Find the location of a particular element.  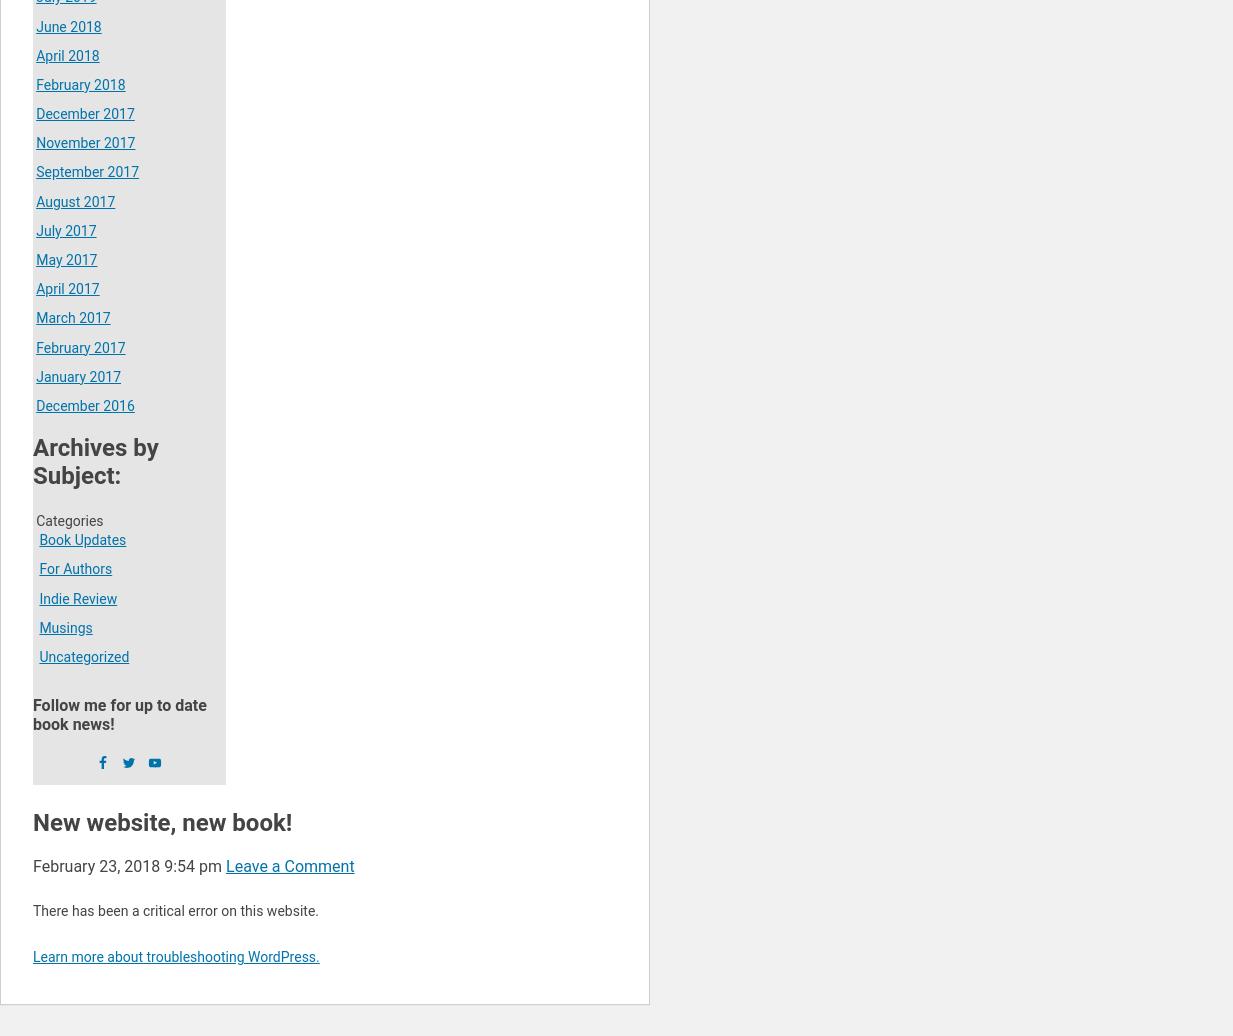

'Musings' is located at coordinates (64, 626).